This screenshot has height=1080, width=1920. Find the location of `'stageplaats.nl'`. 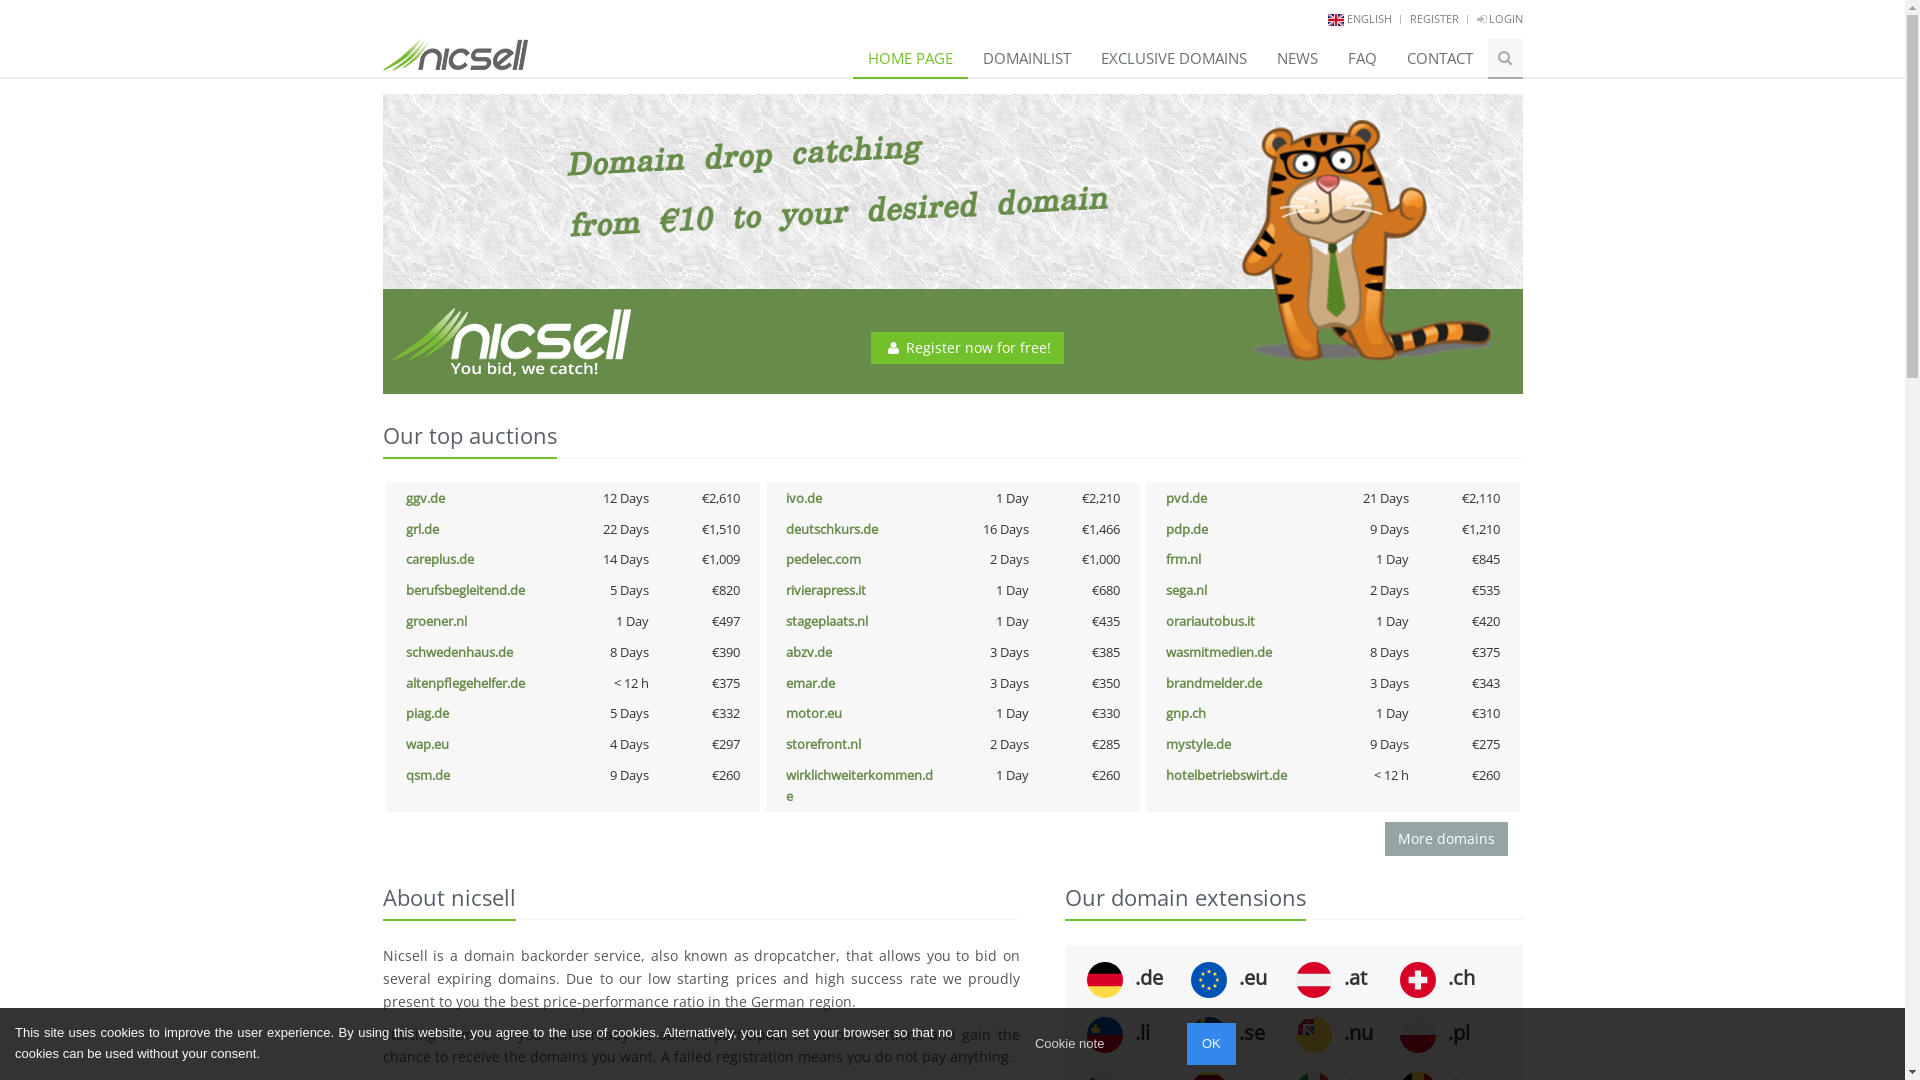

'stageplaats.nl' is located at coordinates (826, 620).